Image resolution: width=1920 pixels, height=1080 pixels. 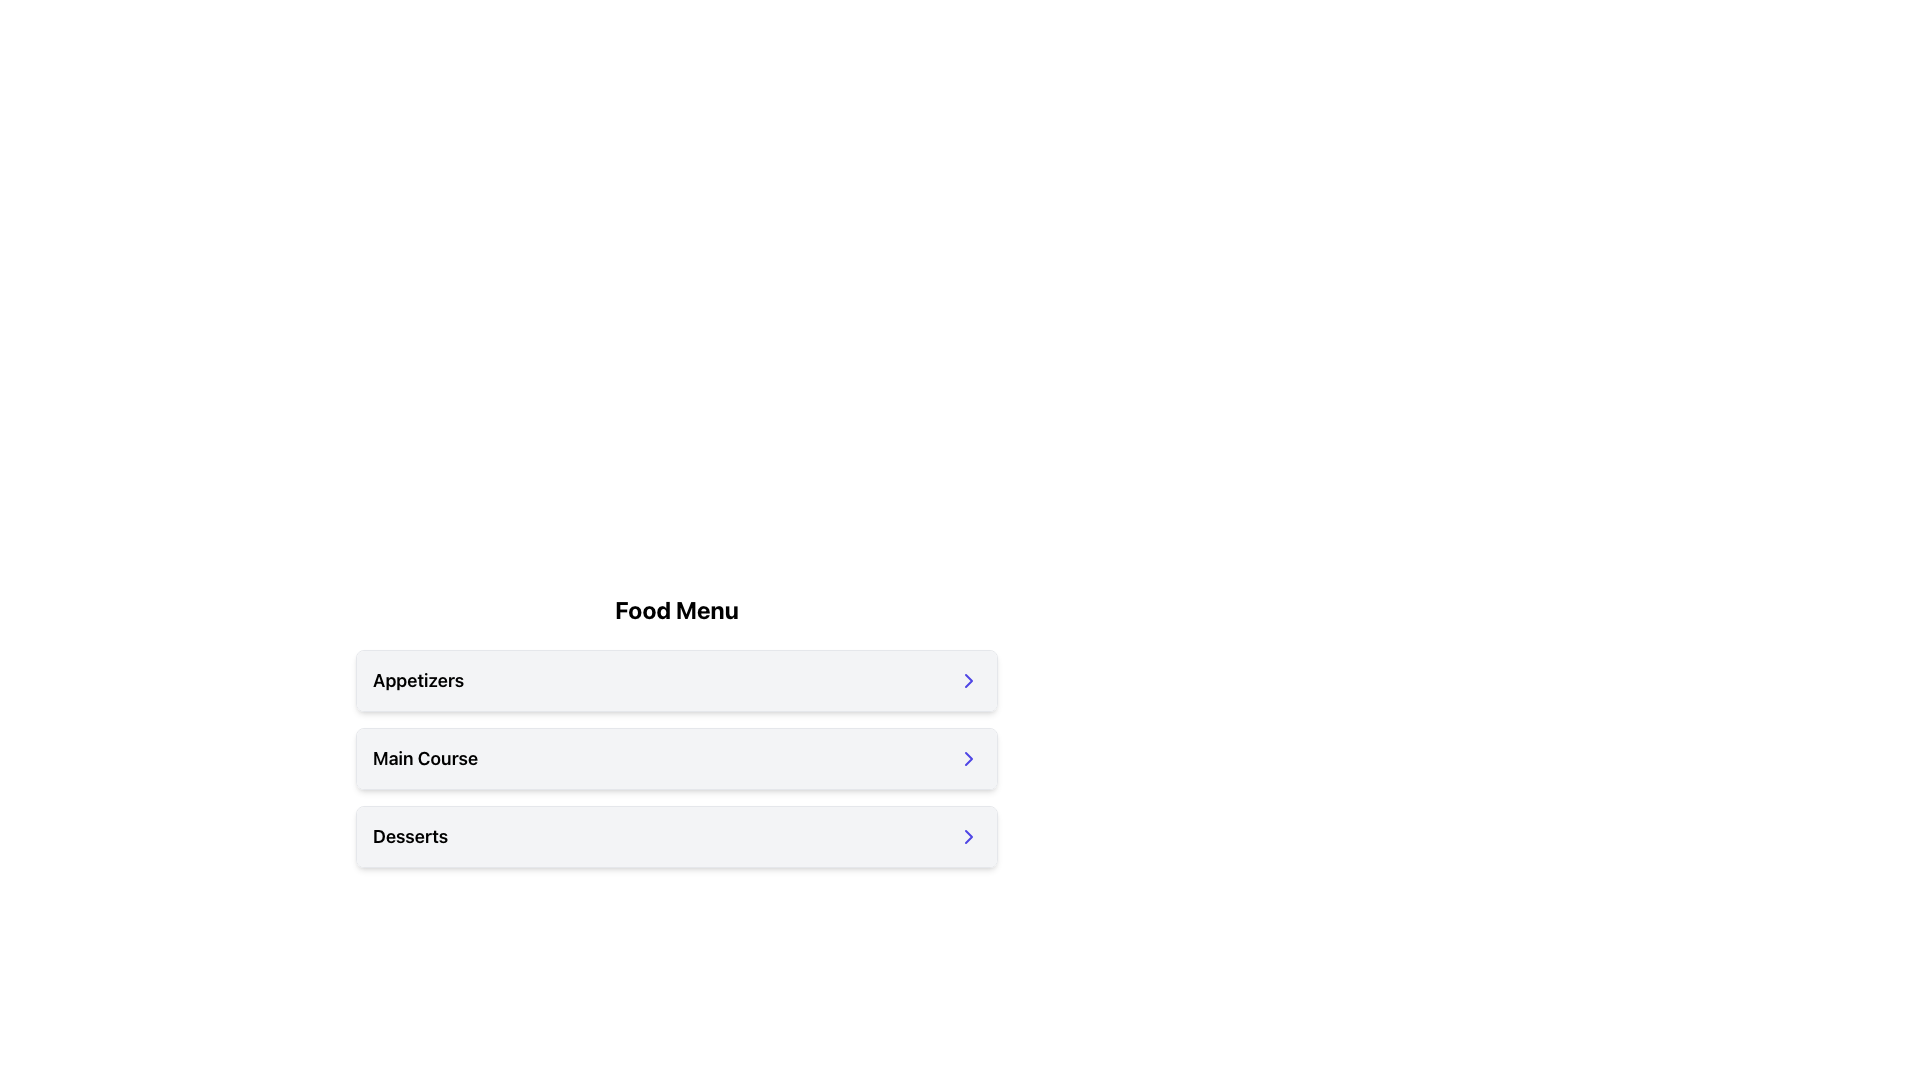 What do you see at coordinates (409, 837) in the screenshot?
I see `the static text label reading 'Desserts', which is styled with a bold and slightly larger font and is part of a horizontal row with an arrow icon to its right` at bounding box center [409, 837].